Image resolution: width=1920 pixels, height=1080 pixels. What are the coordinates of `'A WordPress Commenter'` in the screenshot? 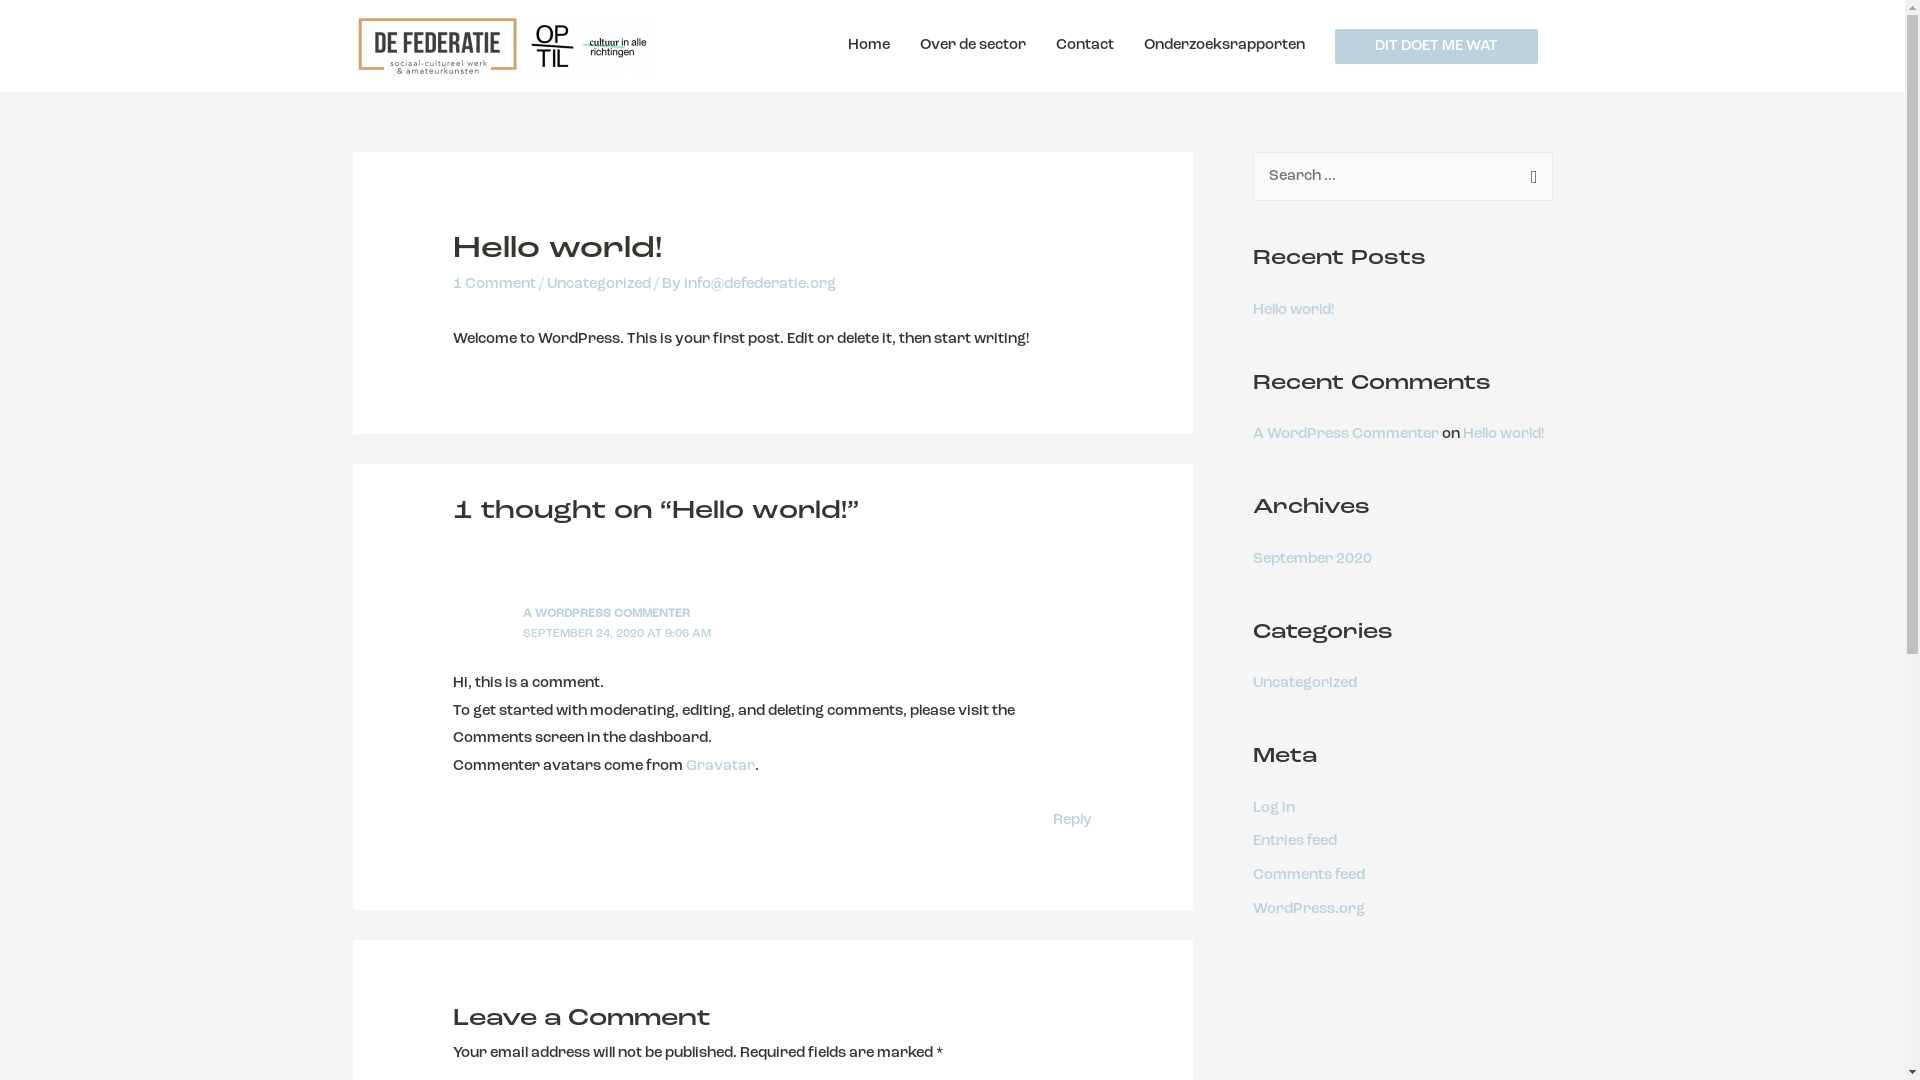 It's located at (1344, 433).